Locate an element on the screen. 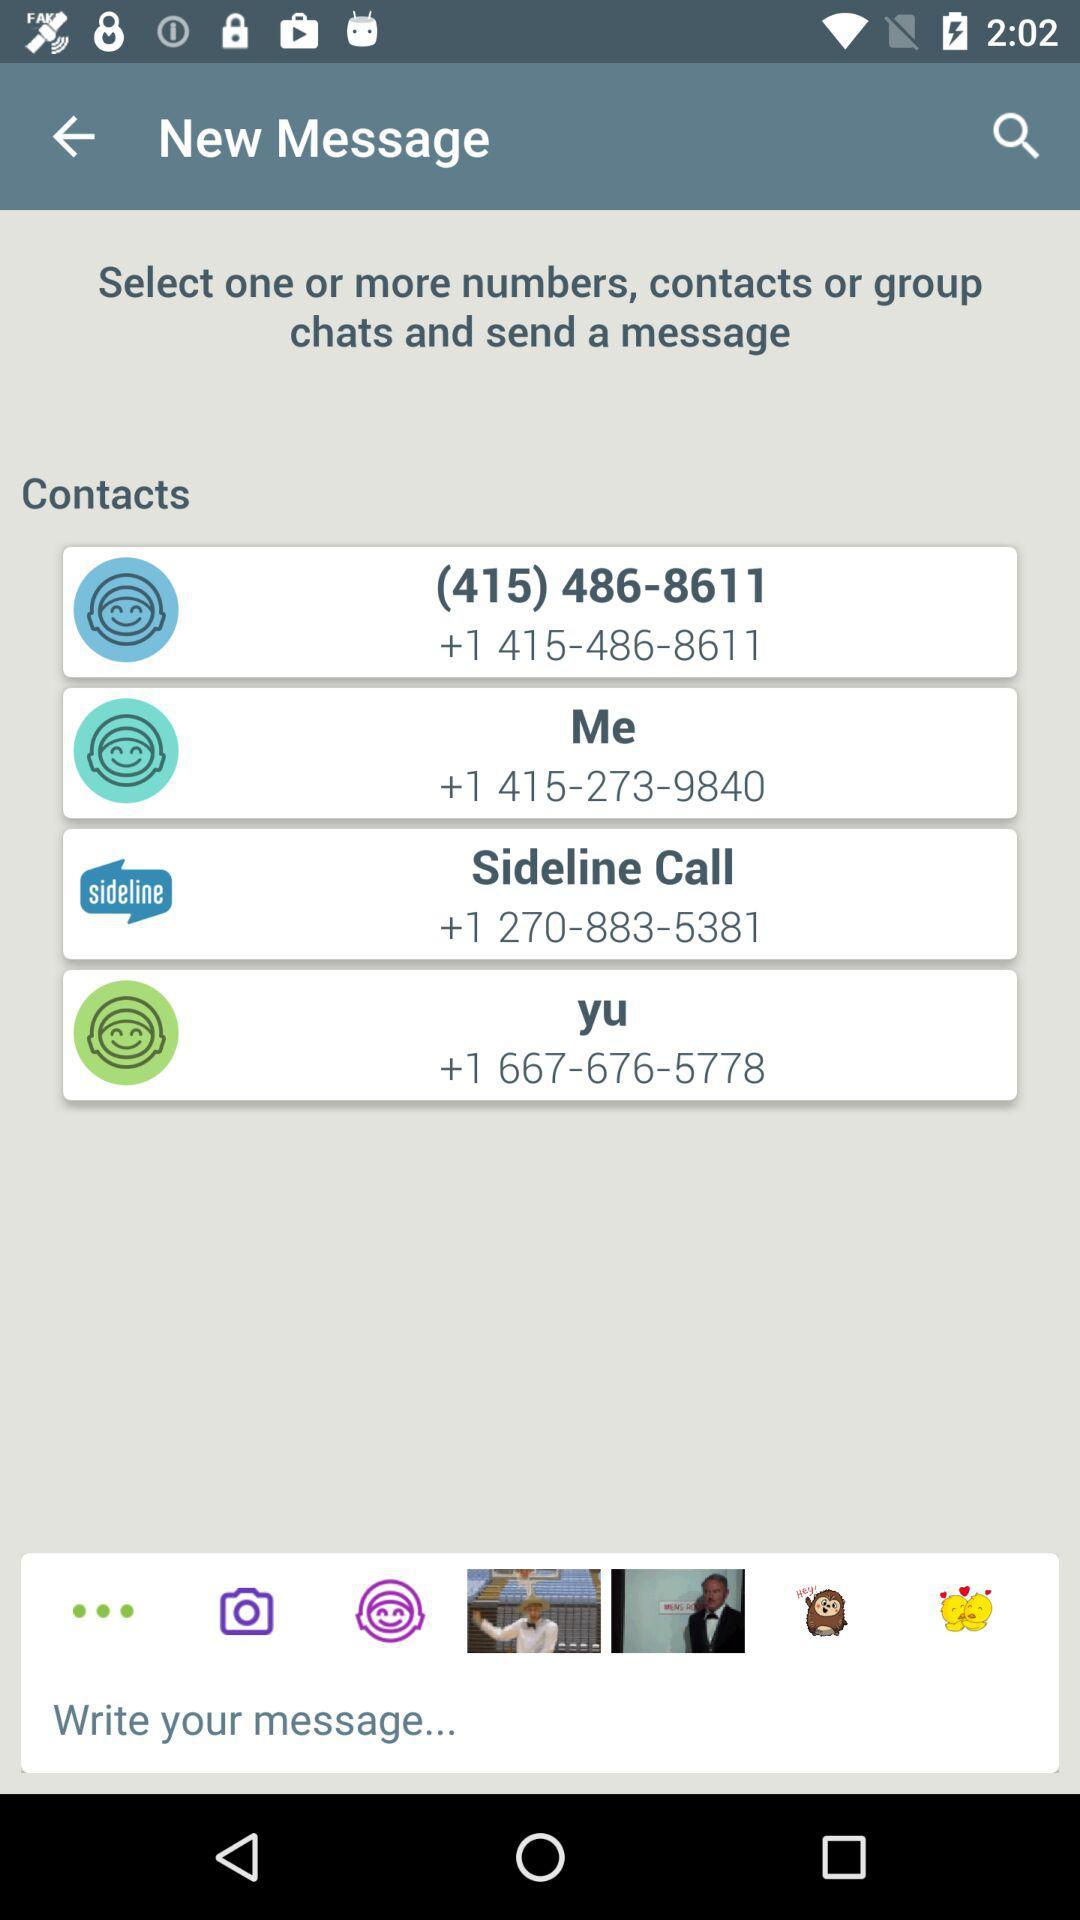  the app next to the new message icon is located at coordinates (1017, 135).